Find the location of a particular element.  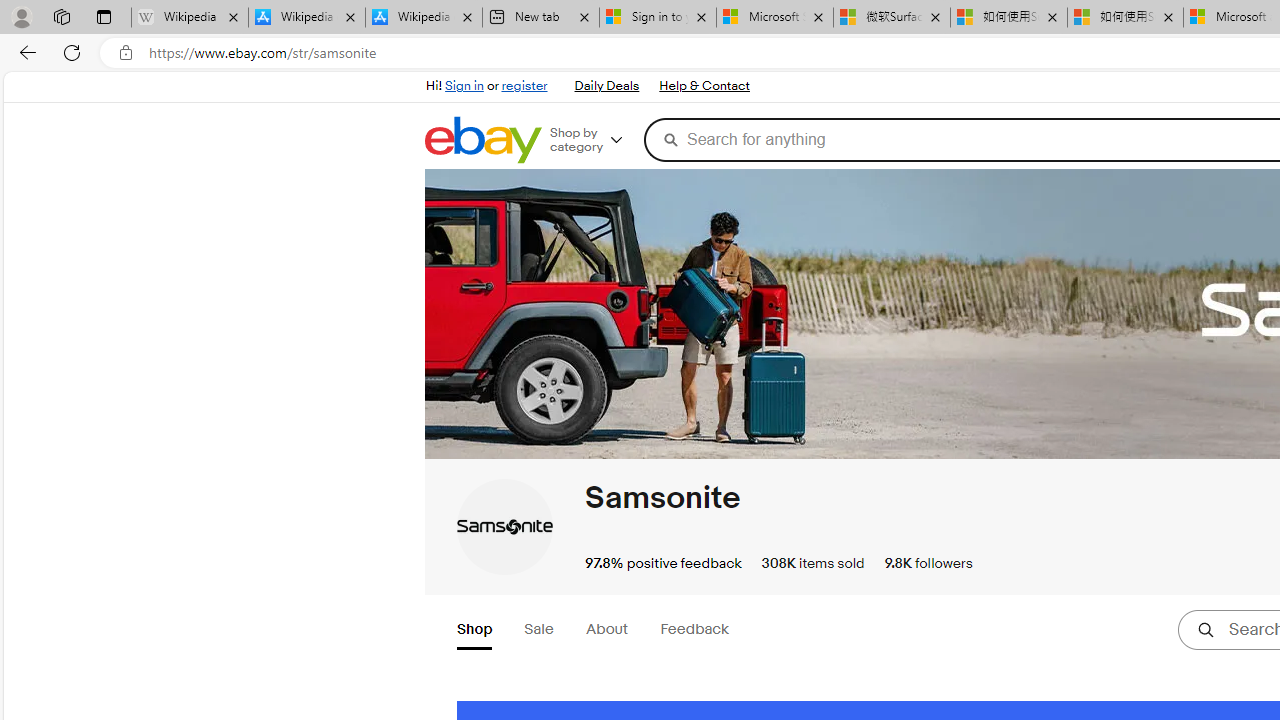

'Shop' is located at coordinates (473, 631).